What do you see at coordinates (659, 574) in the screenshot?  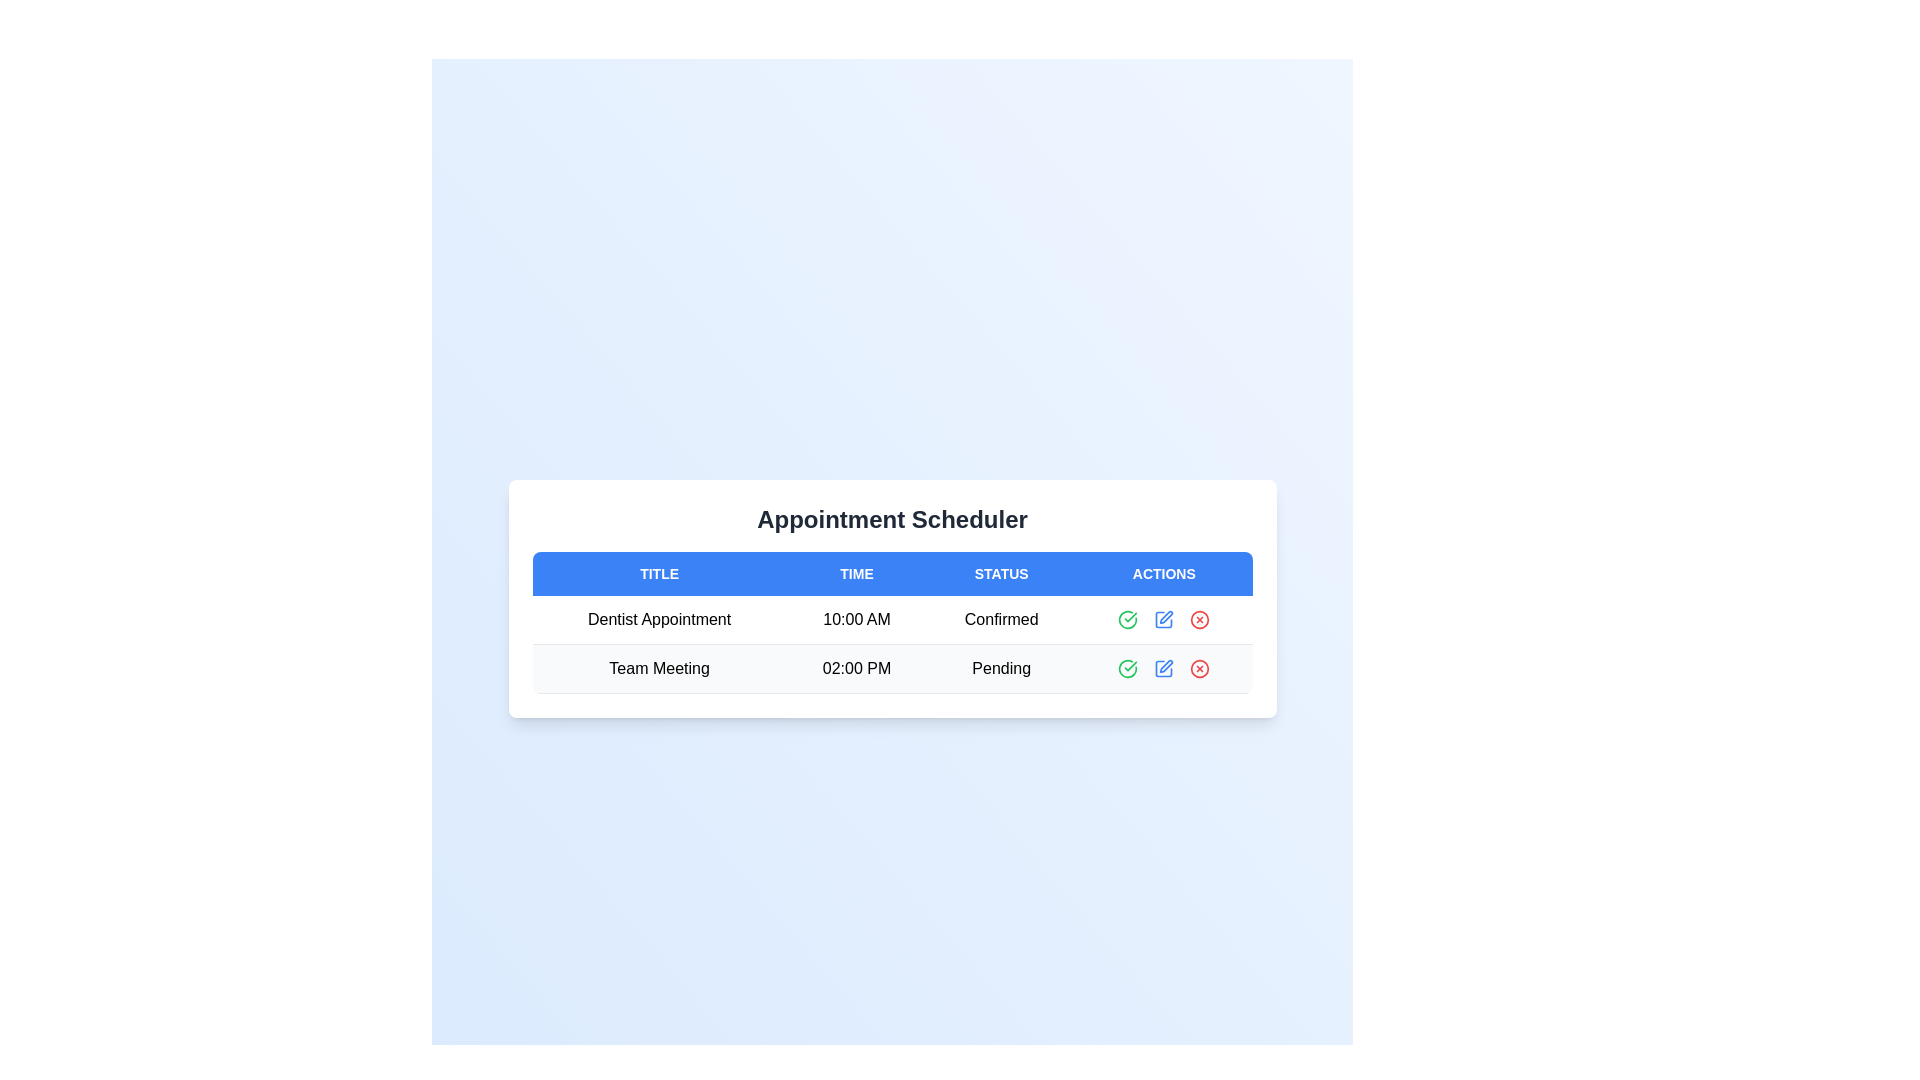 I see `the 'TITLE' column header in the structured data table, which is positioned at the top-left corner of the header row, adjacent to the 'TIME' column header` at bounding box center [659, 574].